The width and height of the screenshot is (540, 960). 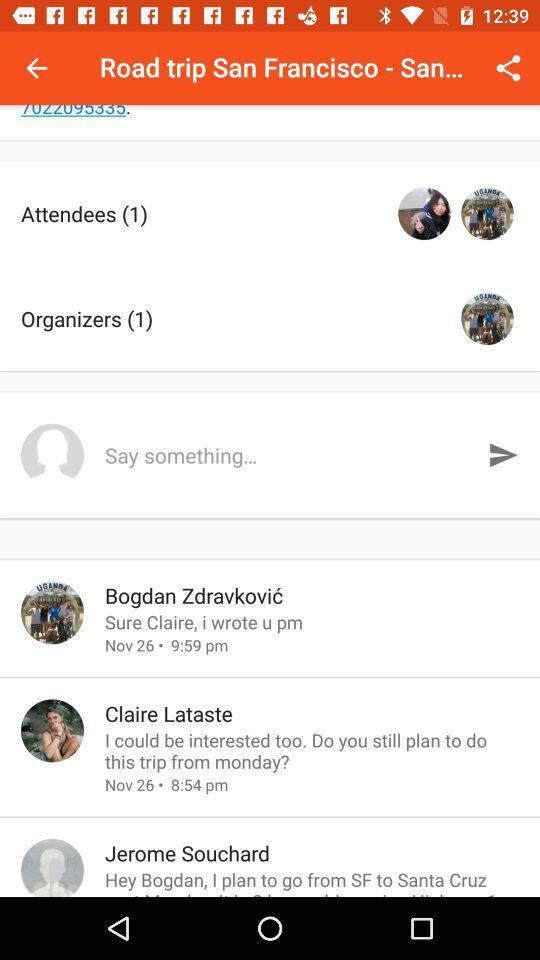 I want to click on the icon above the i am planning item, so click(x=36, y=68).